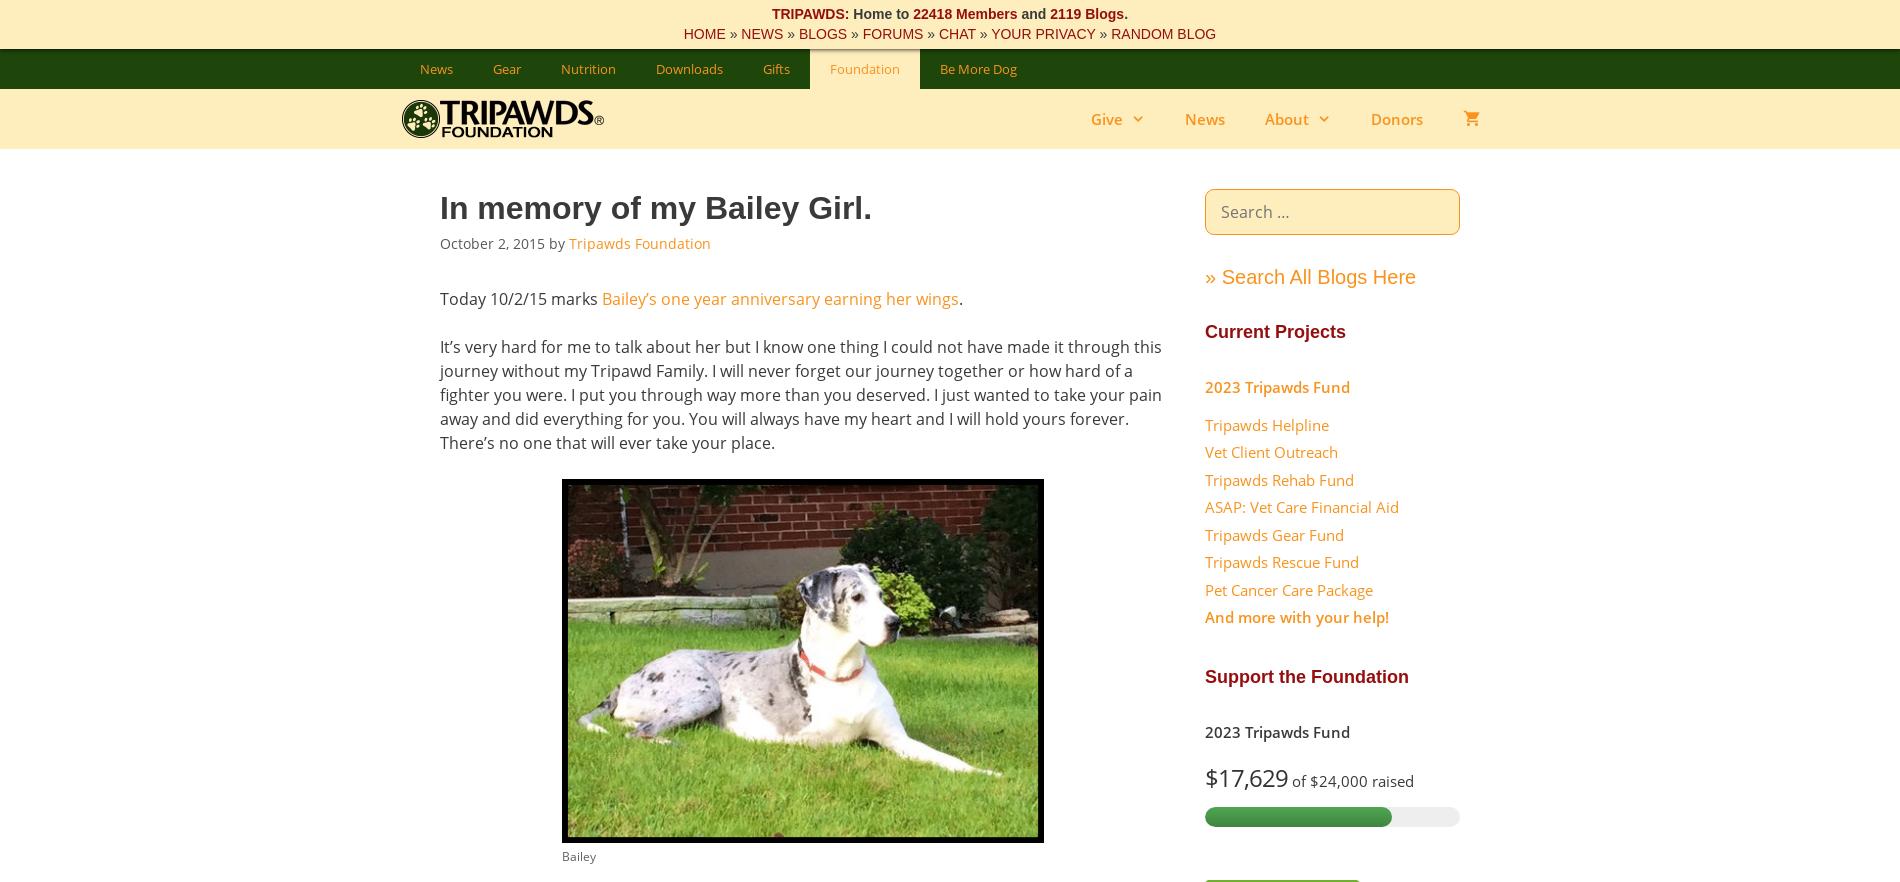  I want to click on '$17,629', so click(1245, 776).